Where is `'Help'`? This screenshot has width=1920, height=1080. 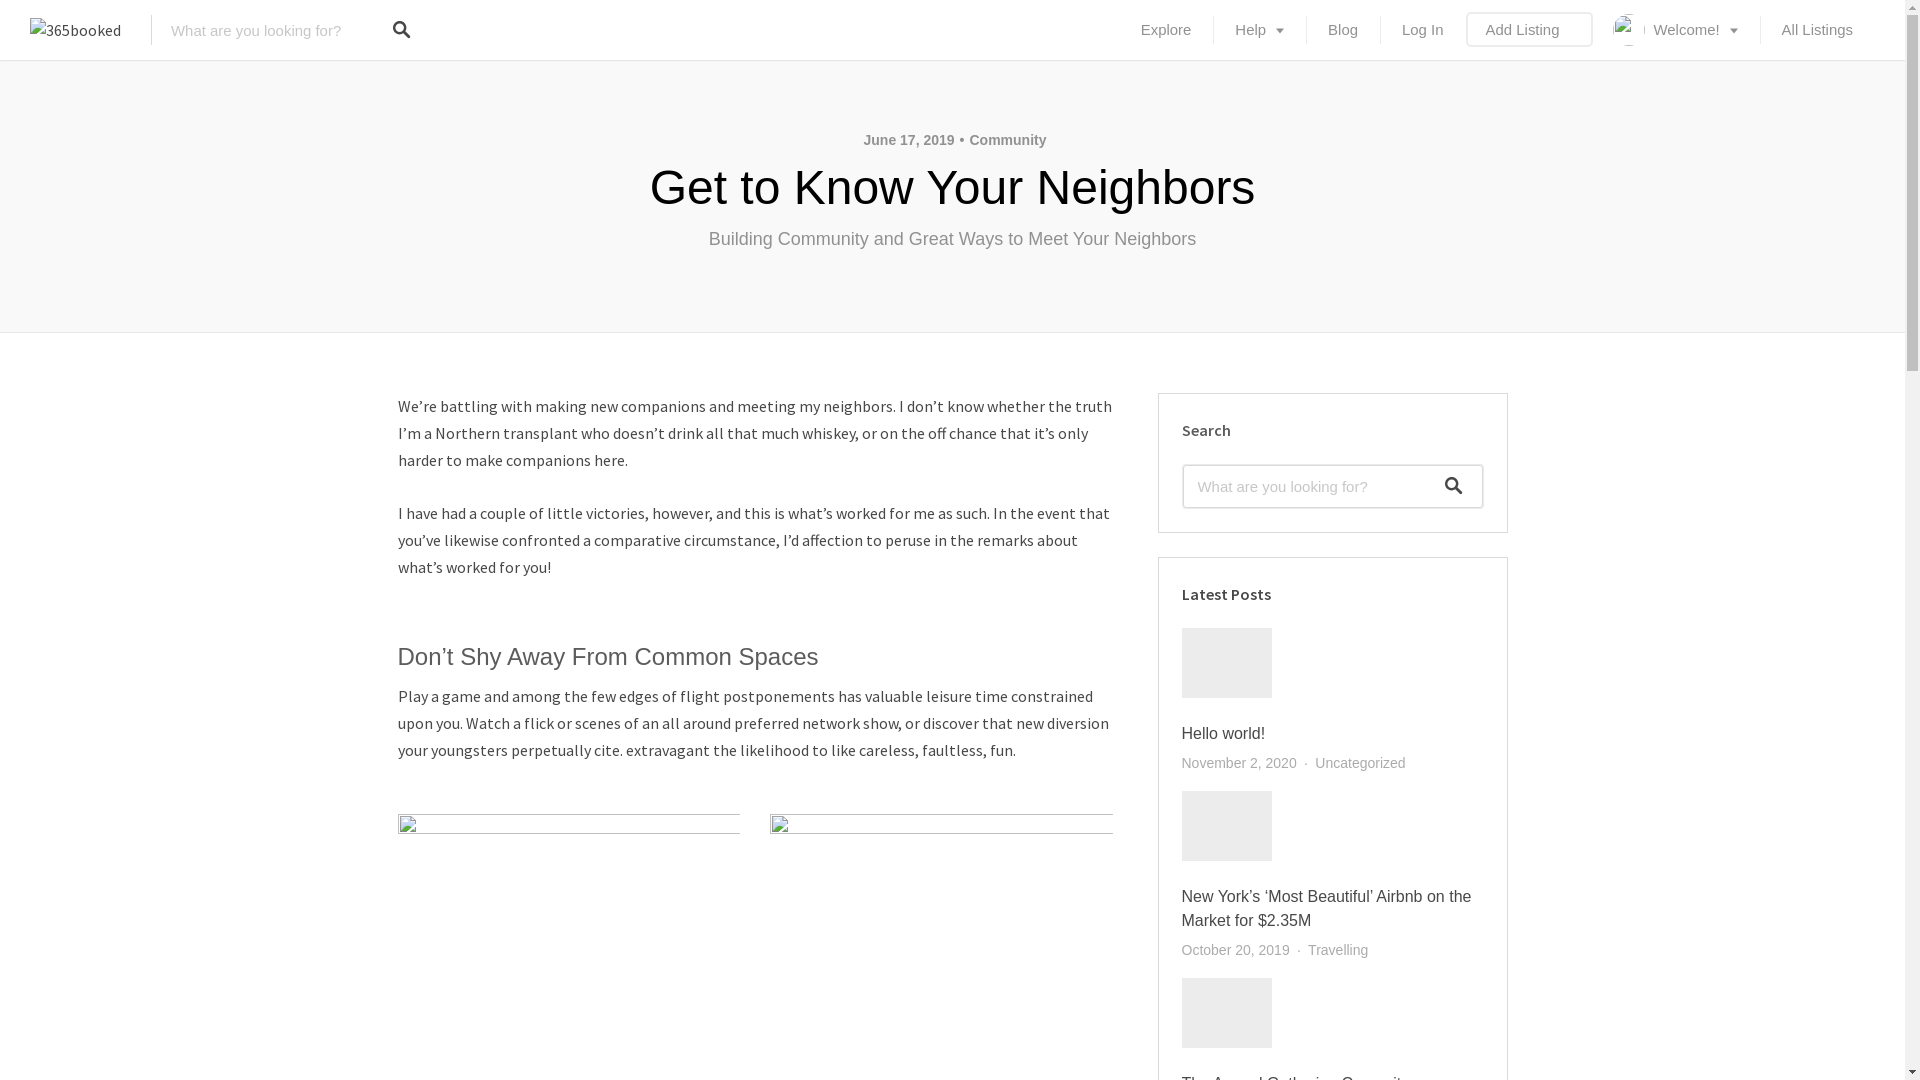
'Help' is located at coordinates (1258, 30).